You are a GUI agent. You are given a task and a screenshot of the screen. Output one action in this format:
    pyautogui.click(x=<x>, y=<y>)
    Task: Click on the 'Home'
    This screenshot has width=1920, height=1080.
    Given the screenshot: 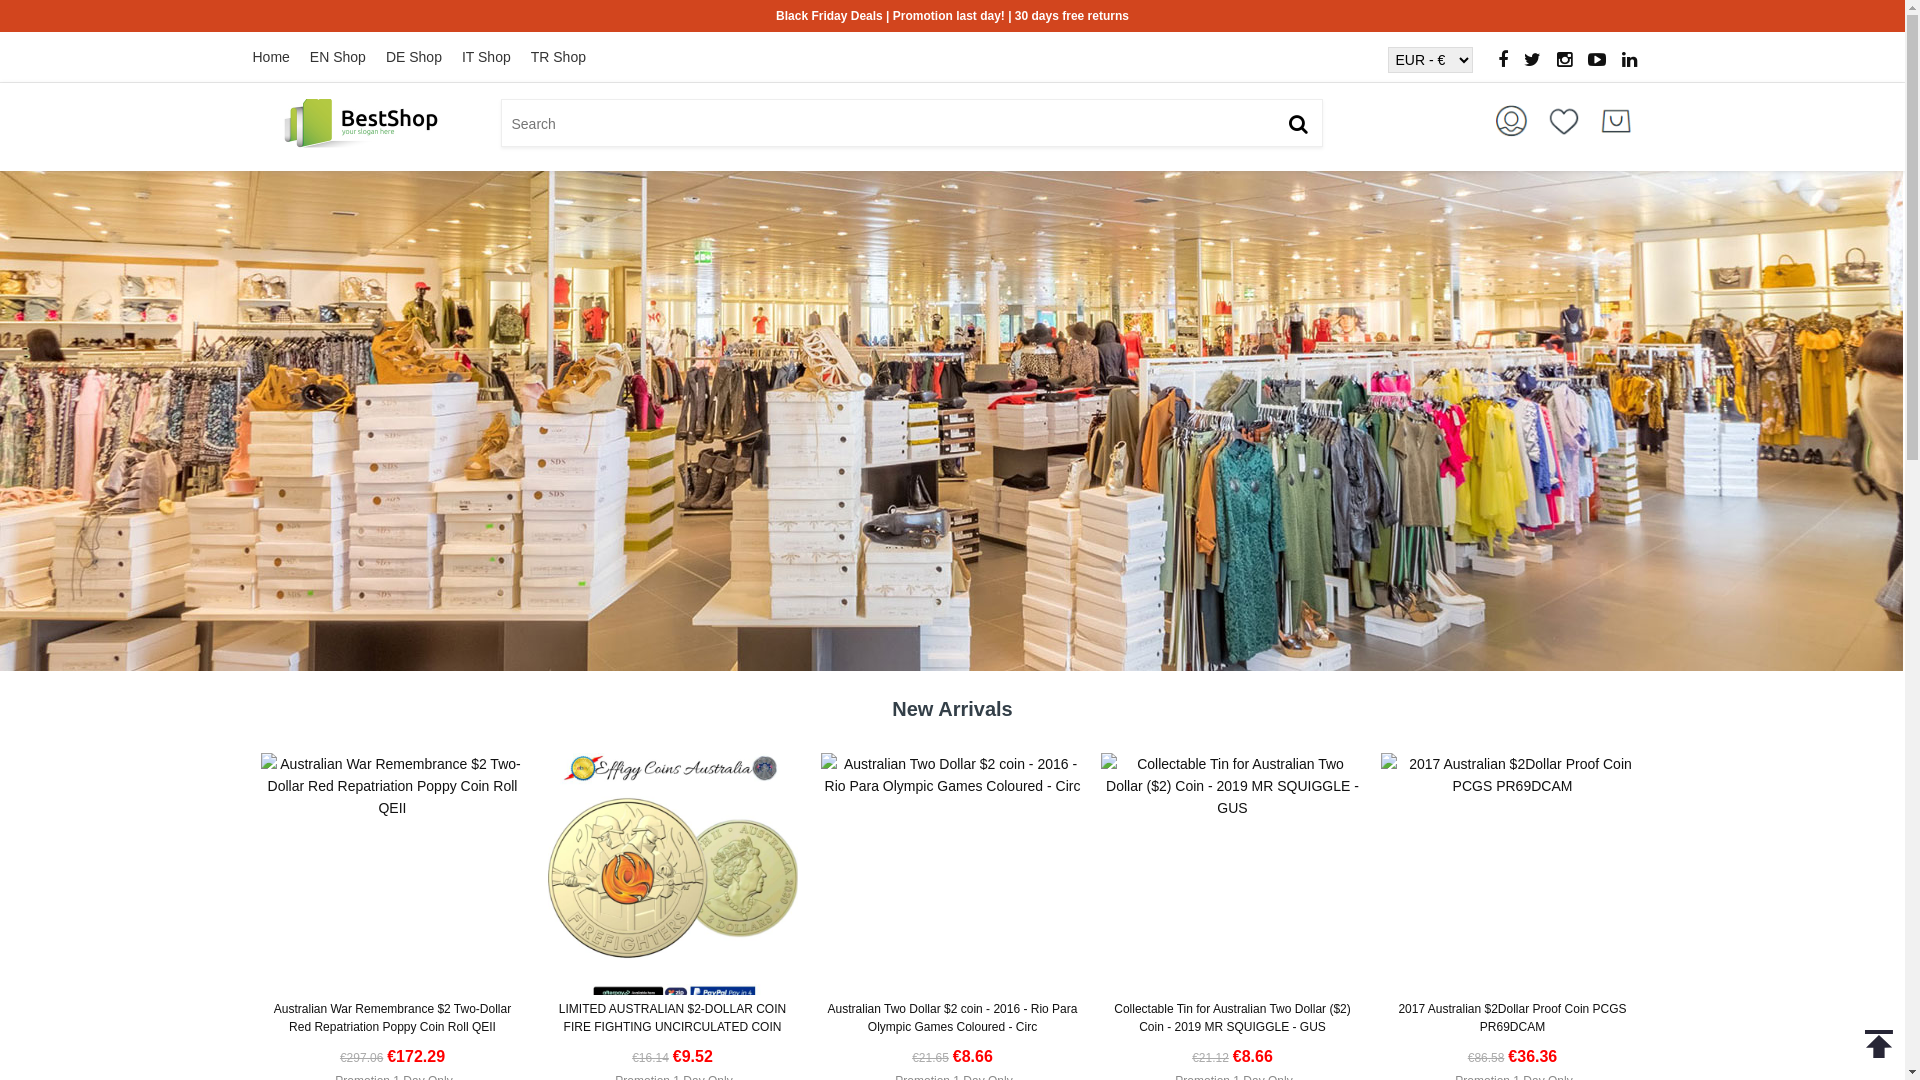 What is the action you would take?
    pyautogui.click(x=279, y=56)
    